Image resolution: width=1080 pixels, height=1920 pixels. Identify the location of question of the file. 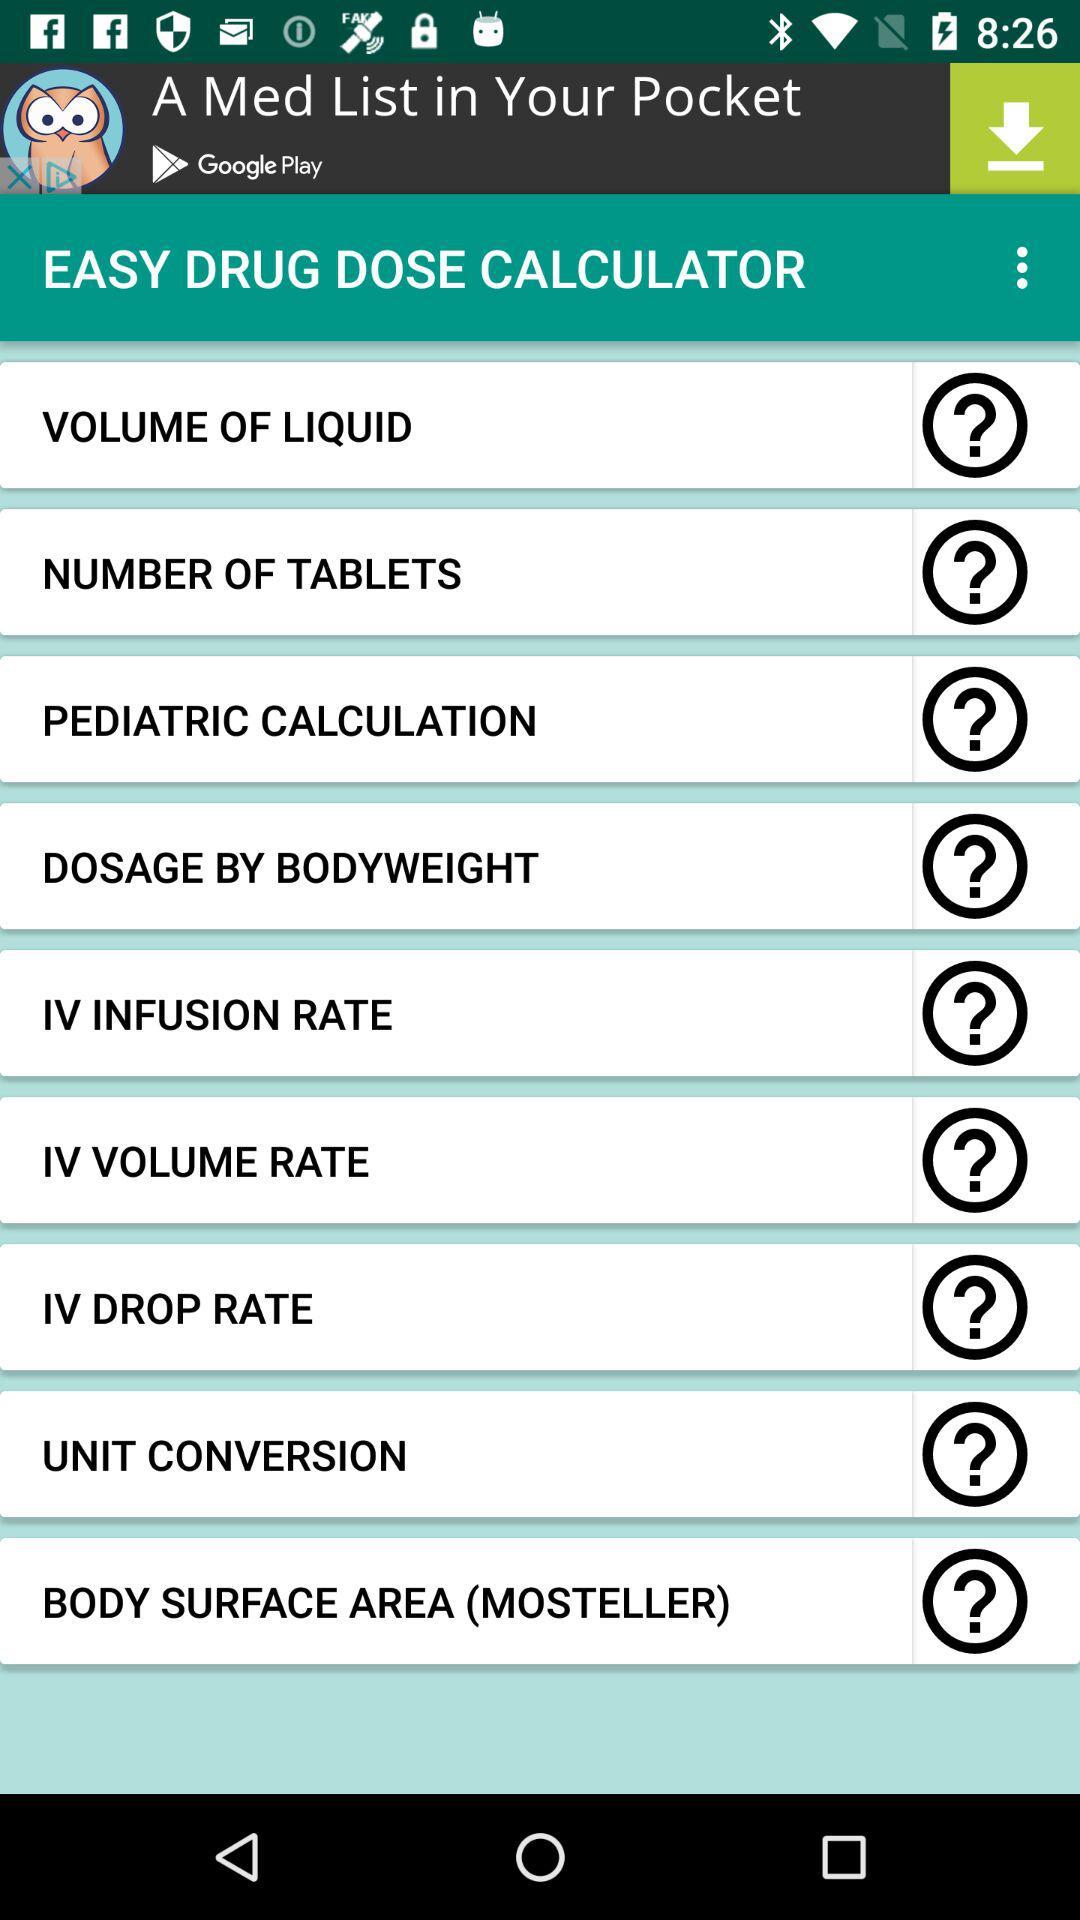
(974, 1454).